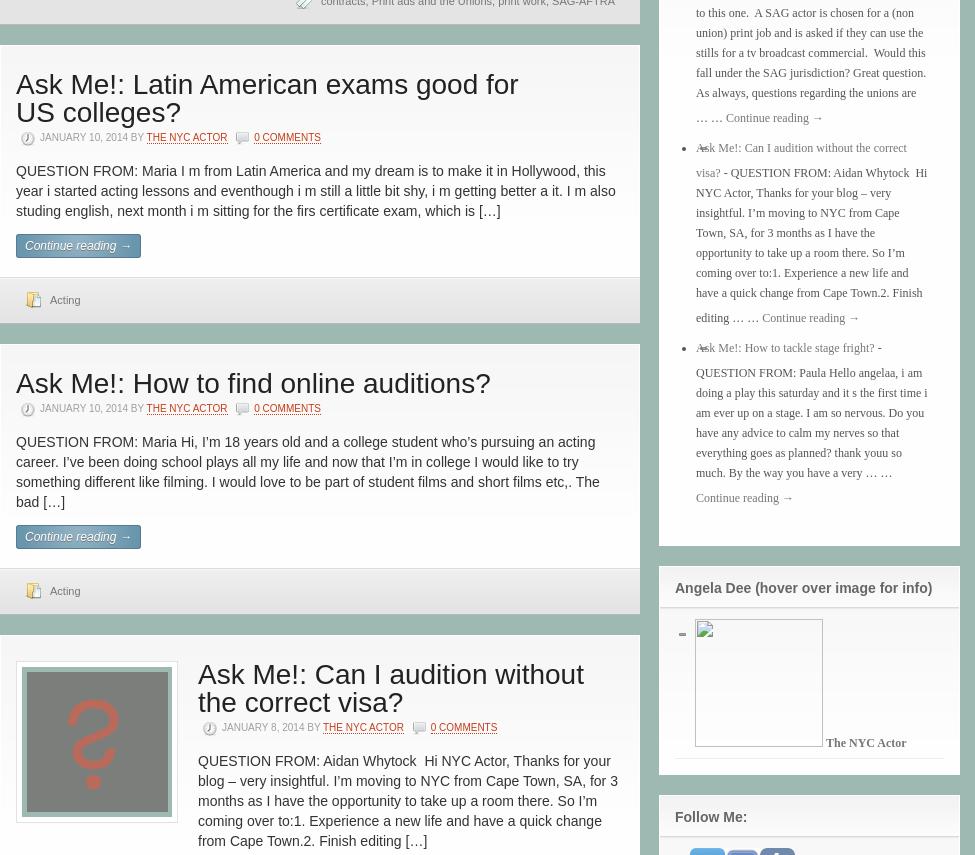 This screenshot has width=975, height=855. What do you see at coordinates (15, 190) in the screenshot?
I see `'QUESTION FROM: Maria I m from Latin America and my dream is to make it in Hollywood, this year i started acting lessons and eventhough i m still a little bit shy, i m getting better a it. I m also studing english, next month i m sitting for the firs certificate exam, which is […]'` at bounding box center [15, 190].